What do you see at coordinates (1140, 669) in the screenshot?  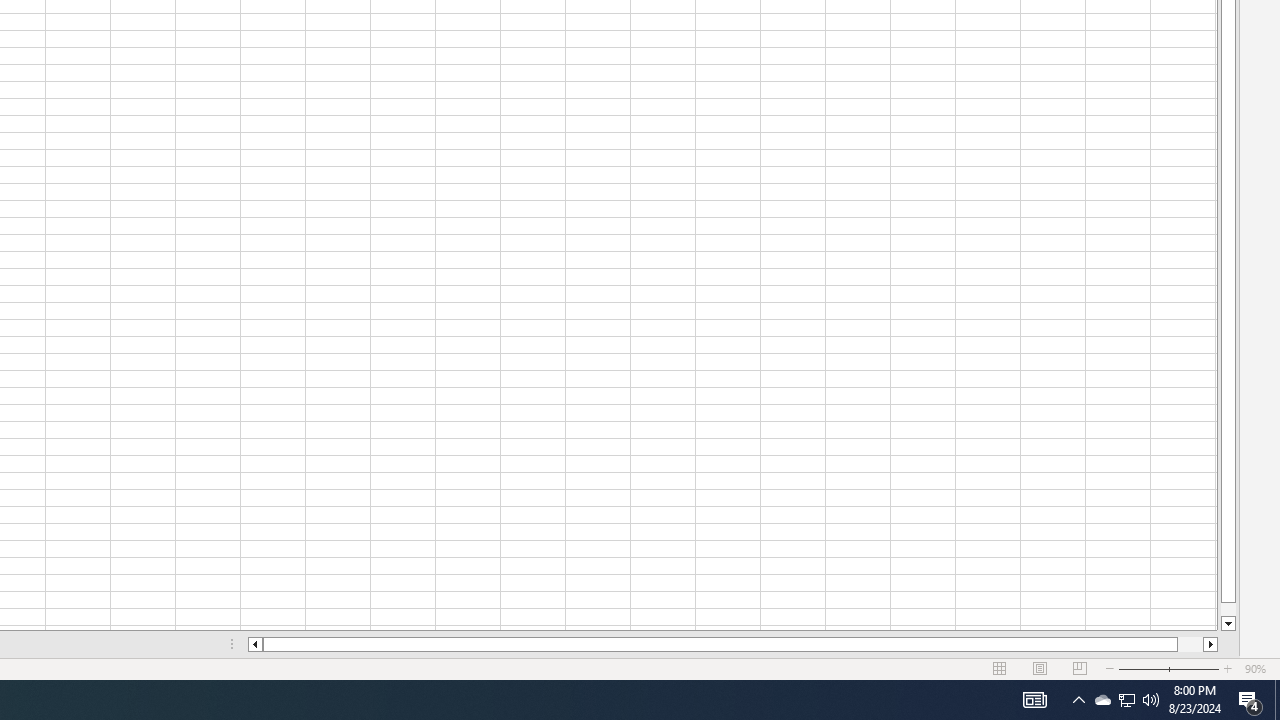 I see `'Zoom Out'` at bounding box center [1140, 669].